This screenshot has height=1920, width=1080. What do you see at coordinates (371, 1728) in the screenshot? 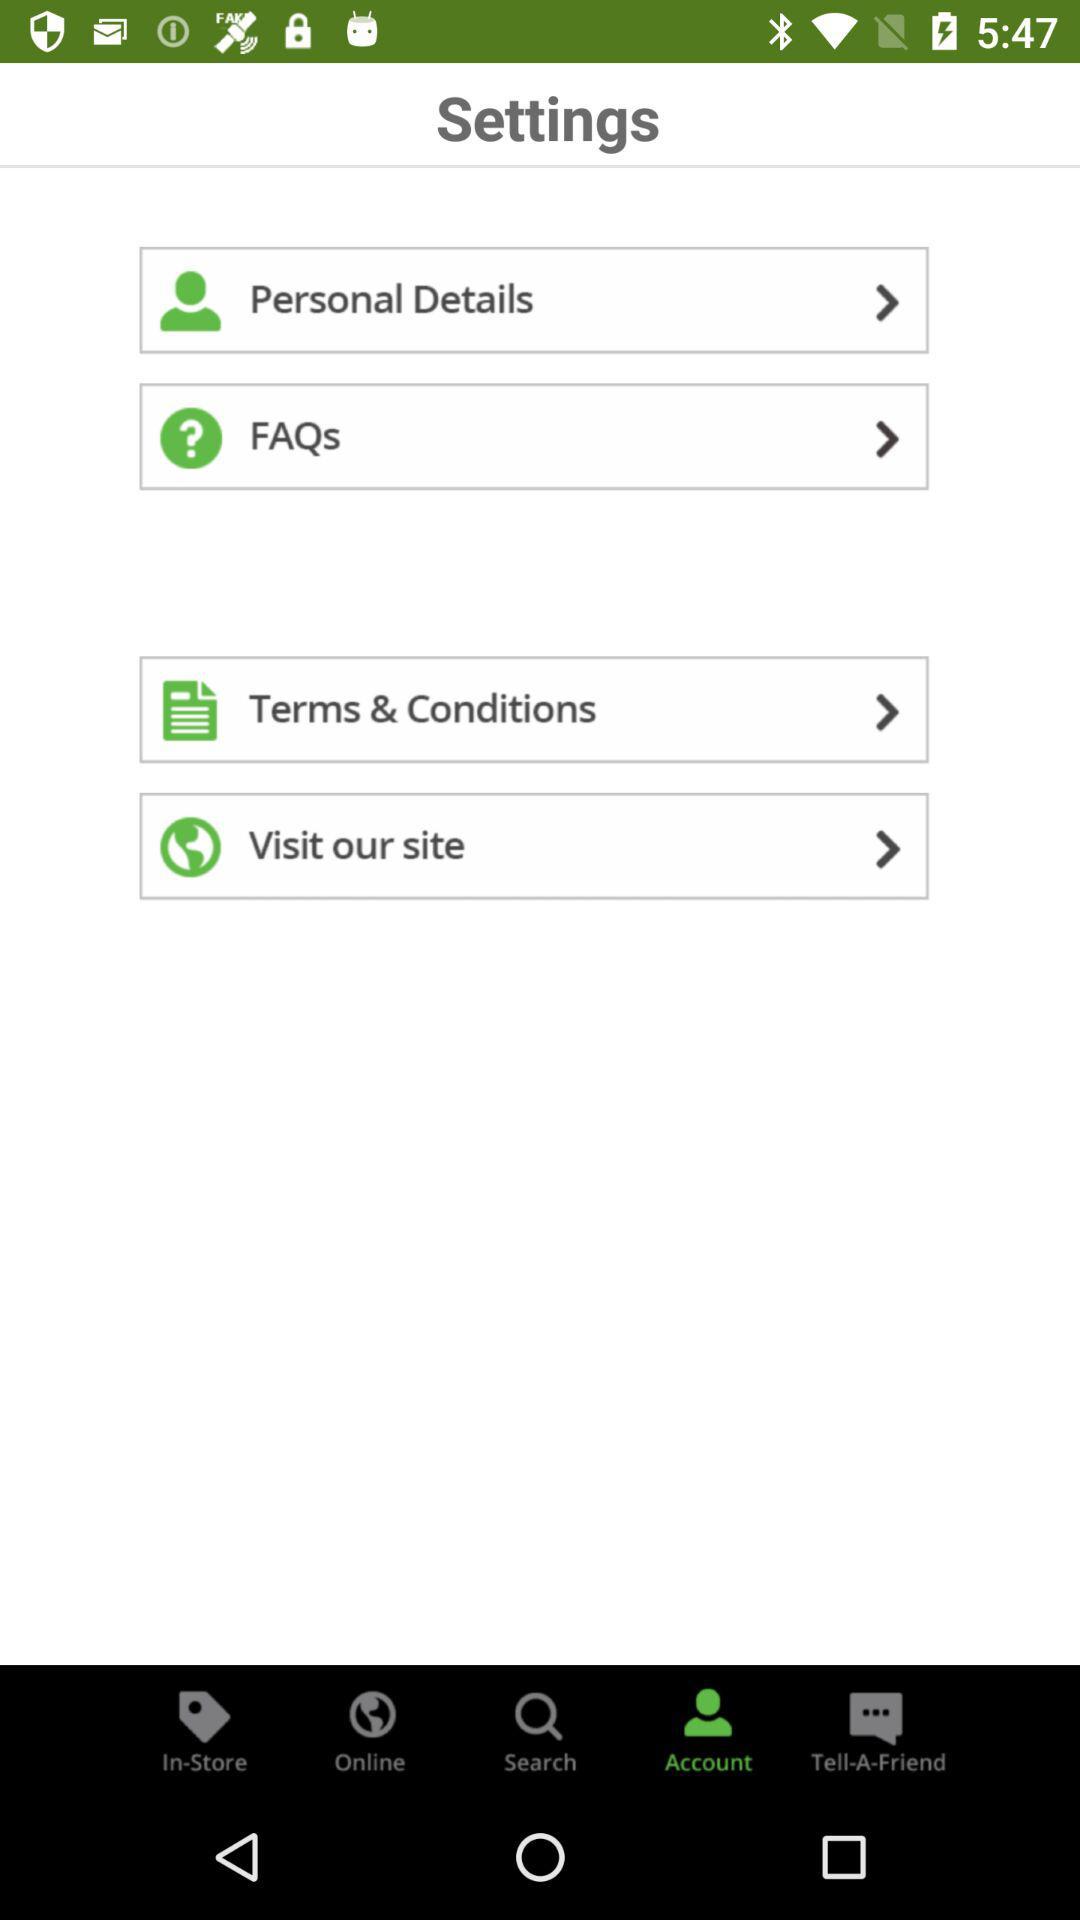
I see `go online` at bounding box center [371, 1728].